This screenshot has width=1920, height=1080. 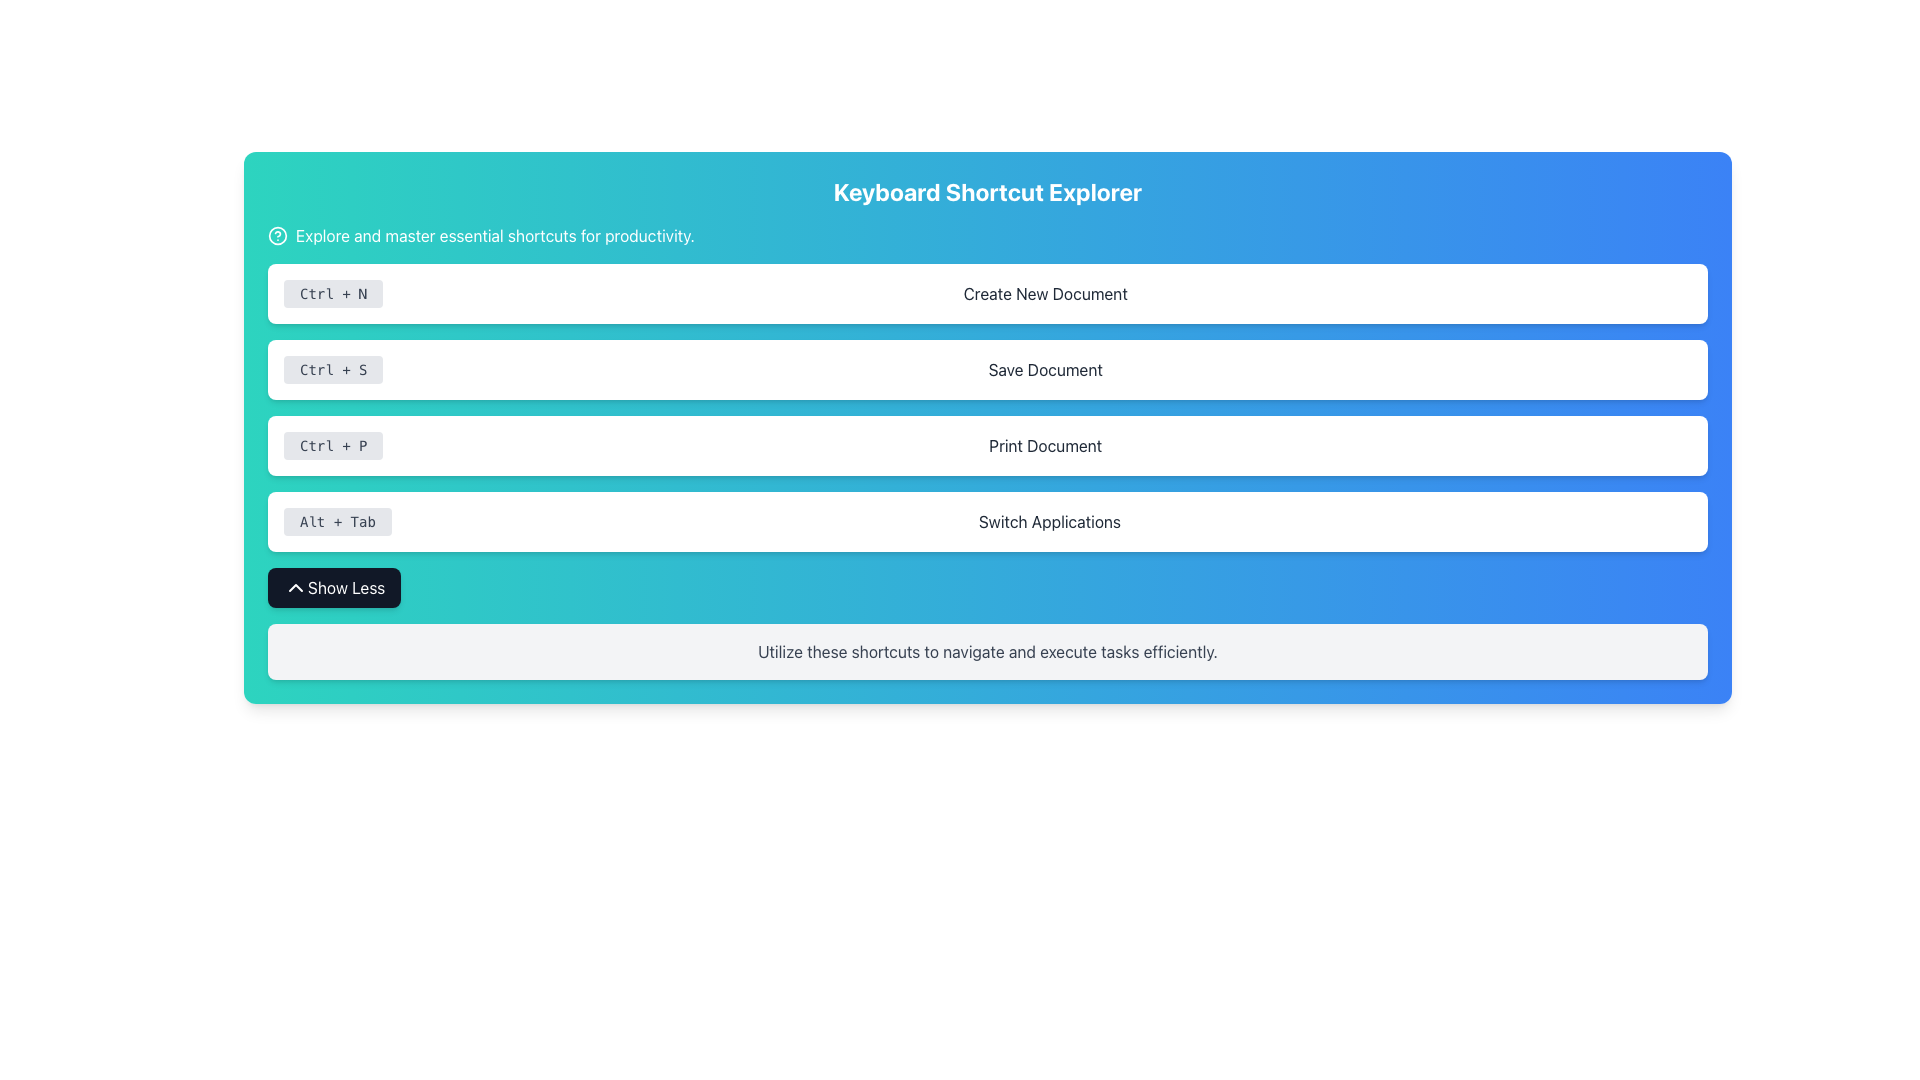 What do you see at coordinates (988, 293) in the screenshot?
I see `the composite UI element that contains a light gray button labeled 'Ctrl + N' and a text label 'Create New Document', positioned below 'Keyboard Shortcut Explorer'` at bounding box center [988, 293].